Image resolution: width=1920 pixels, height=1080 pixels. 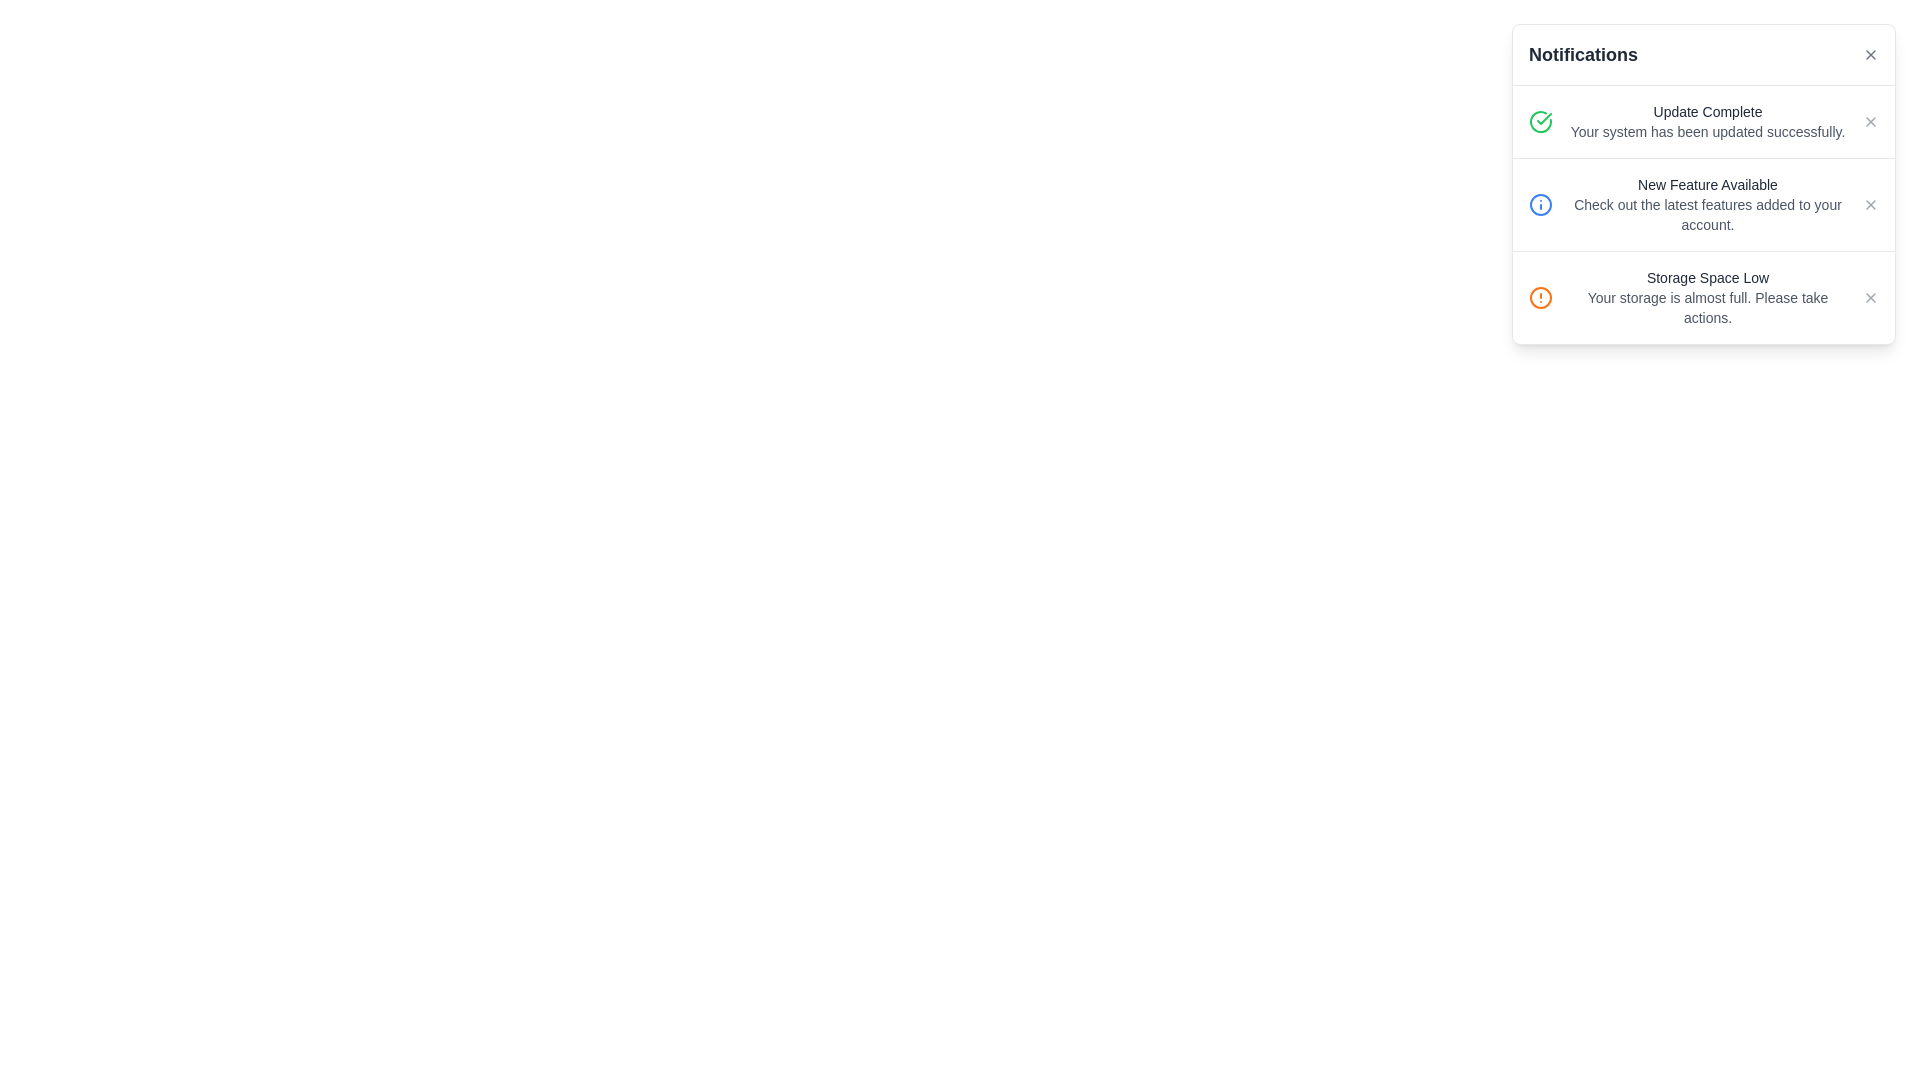 I want to click on text of the title Text Label located at the center of the first notification card in the notification panel, so click(x=1707, y=111).